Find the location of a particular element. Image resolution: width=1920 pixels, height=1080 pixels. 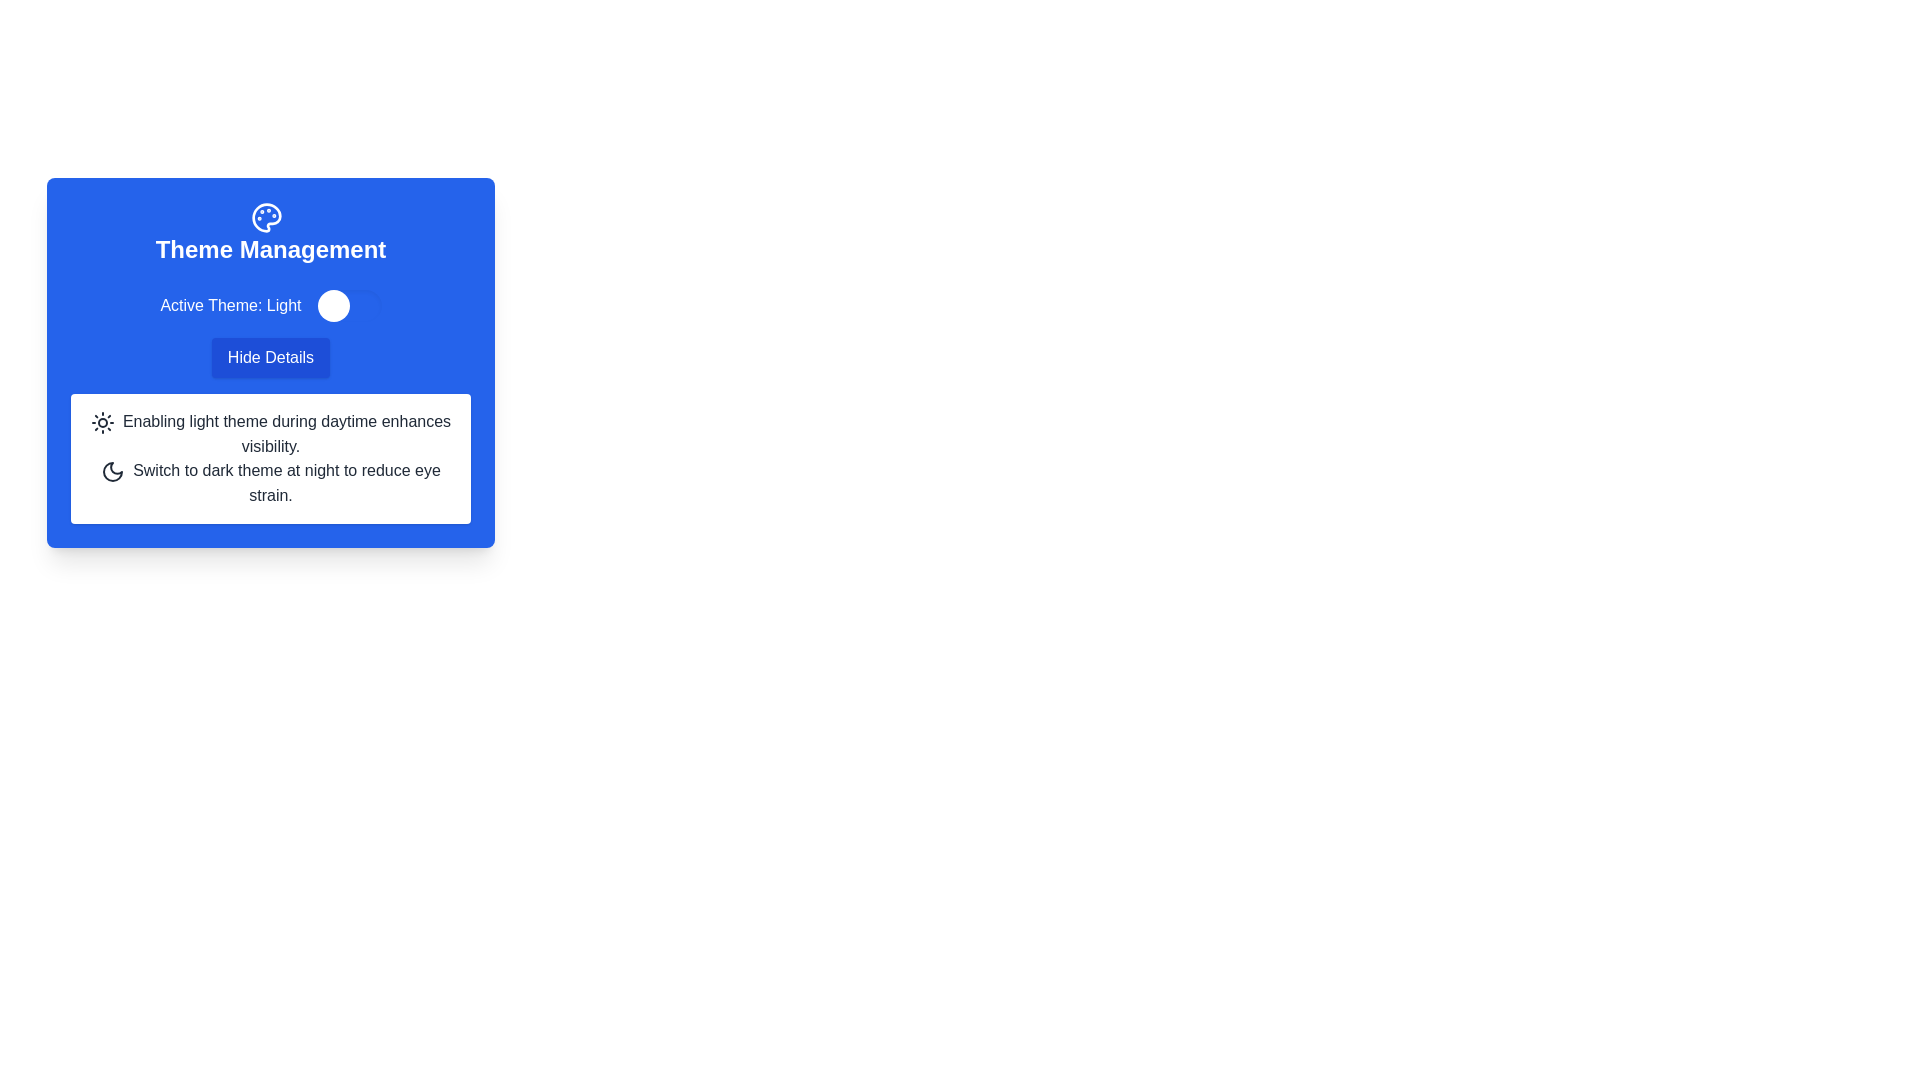

the small moon icon styled as an outline with a crescent shape is located at coordinates (112, 471).